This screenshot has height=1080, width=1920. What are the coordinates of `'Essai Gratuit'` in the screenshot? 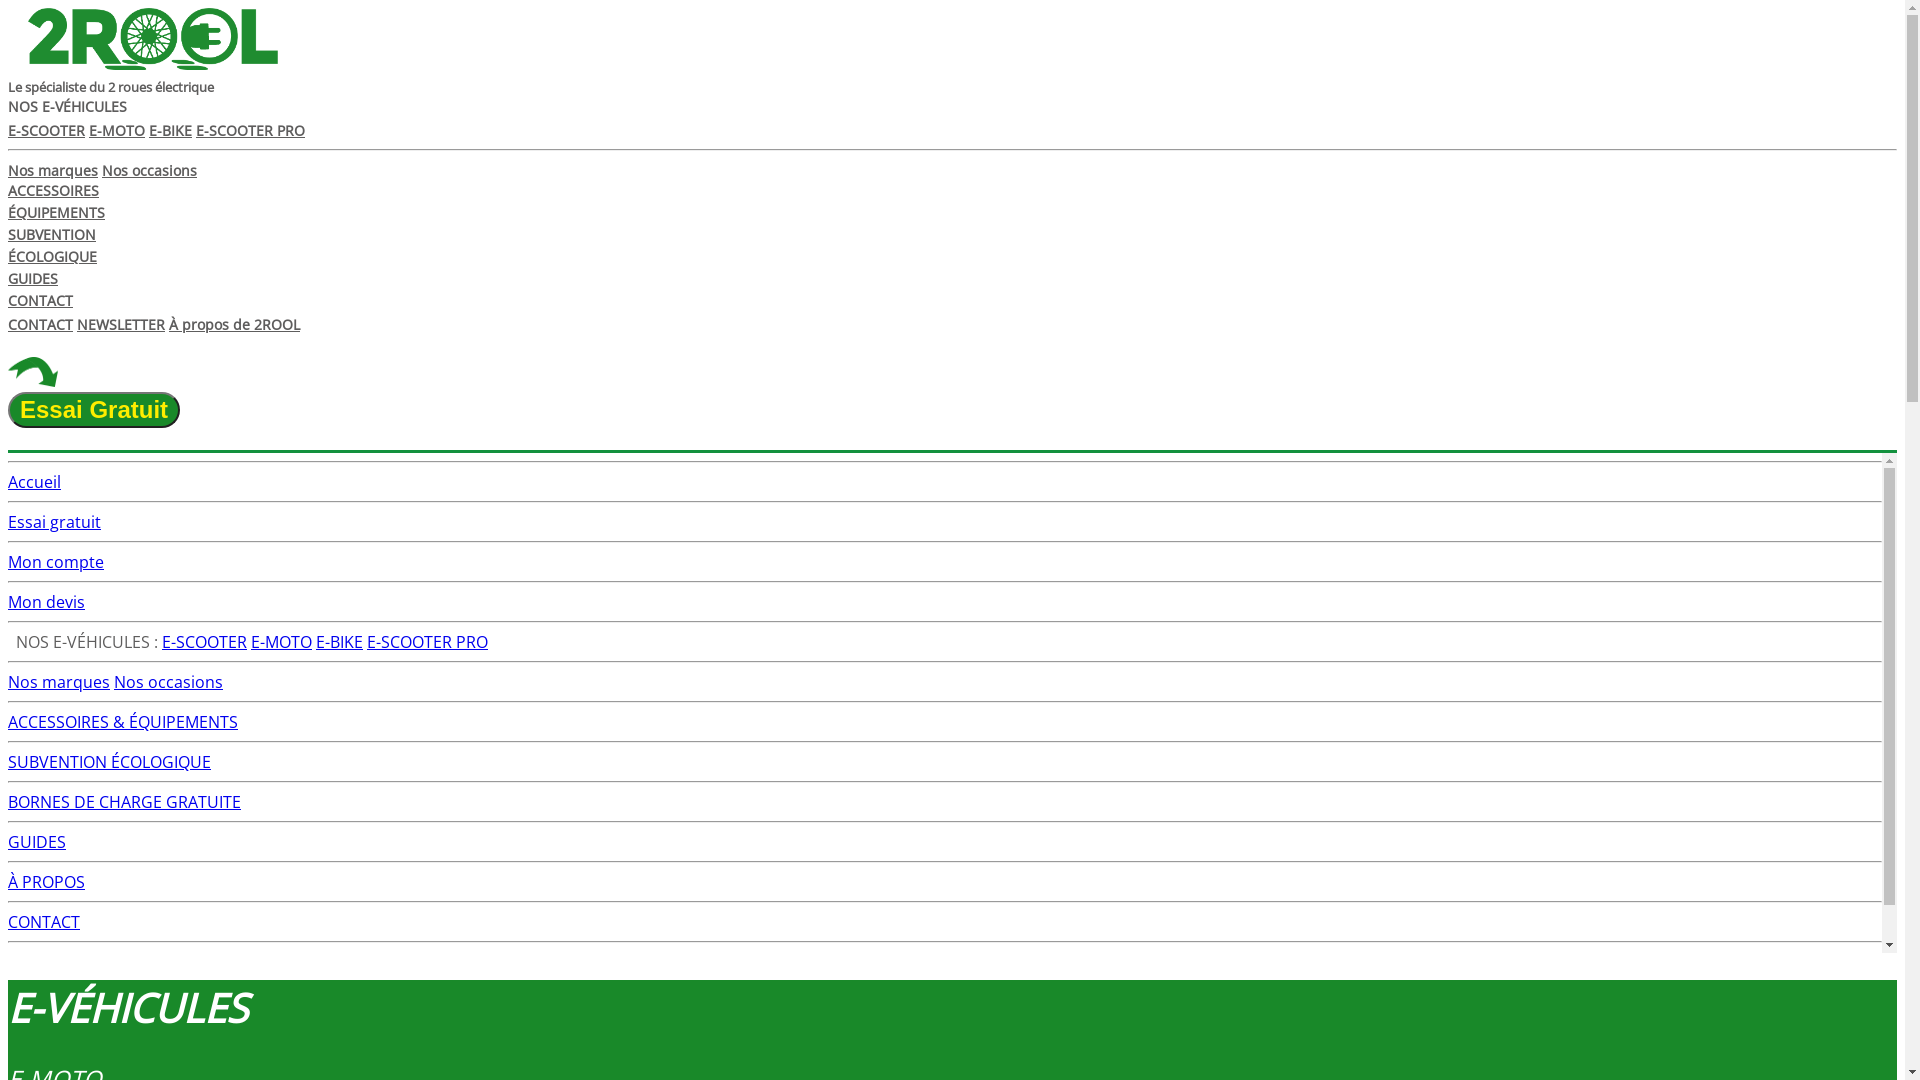 It's located at (93, 408).